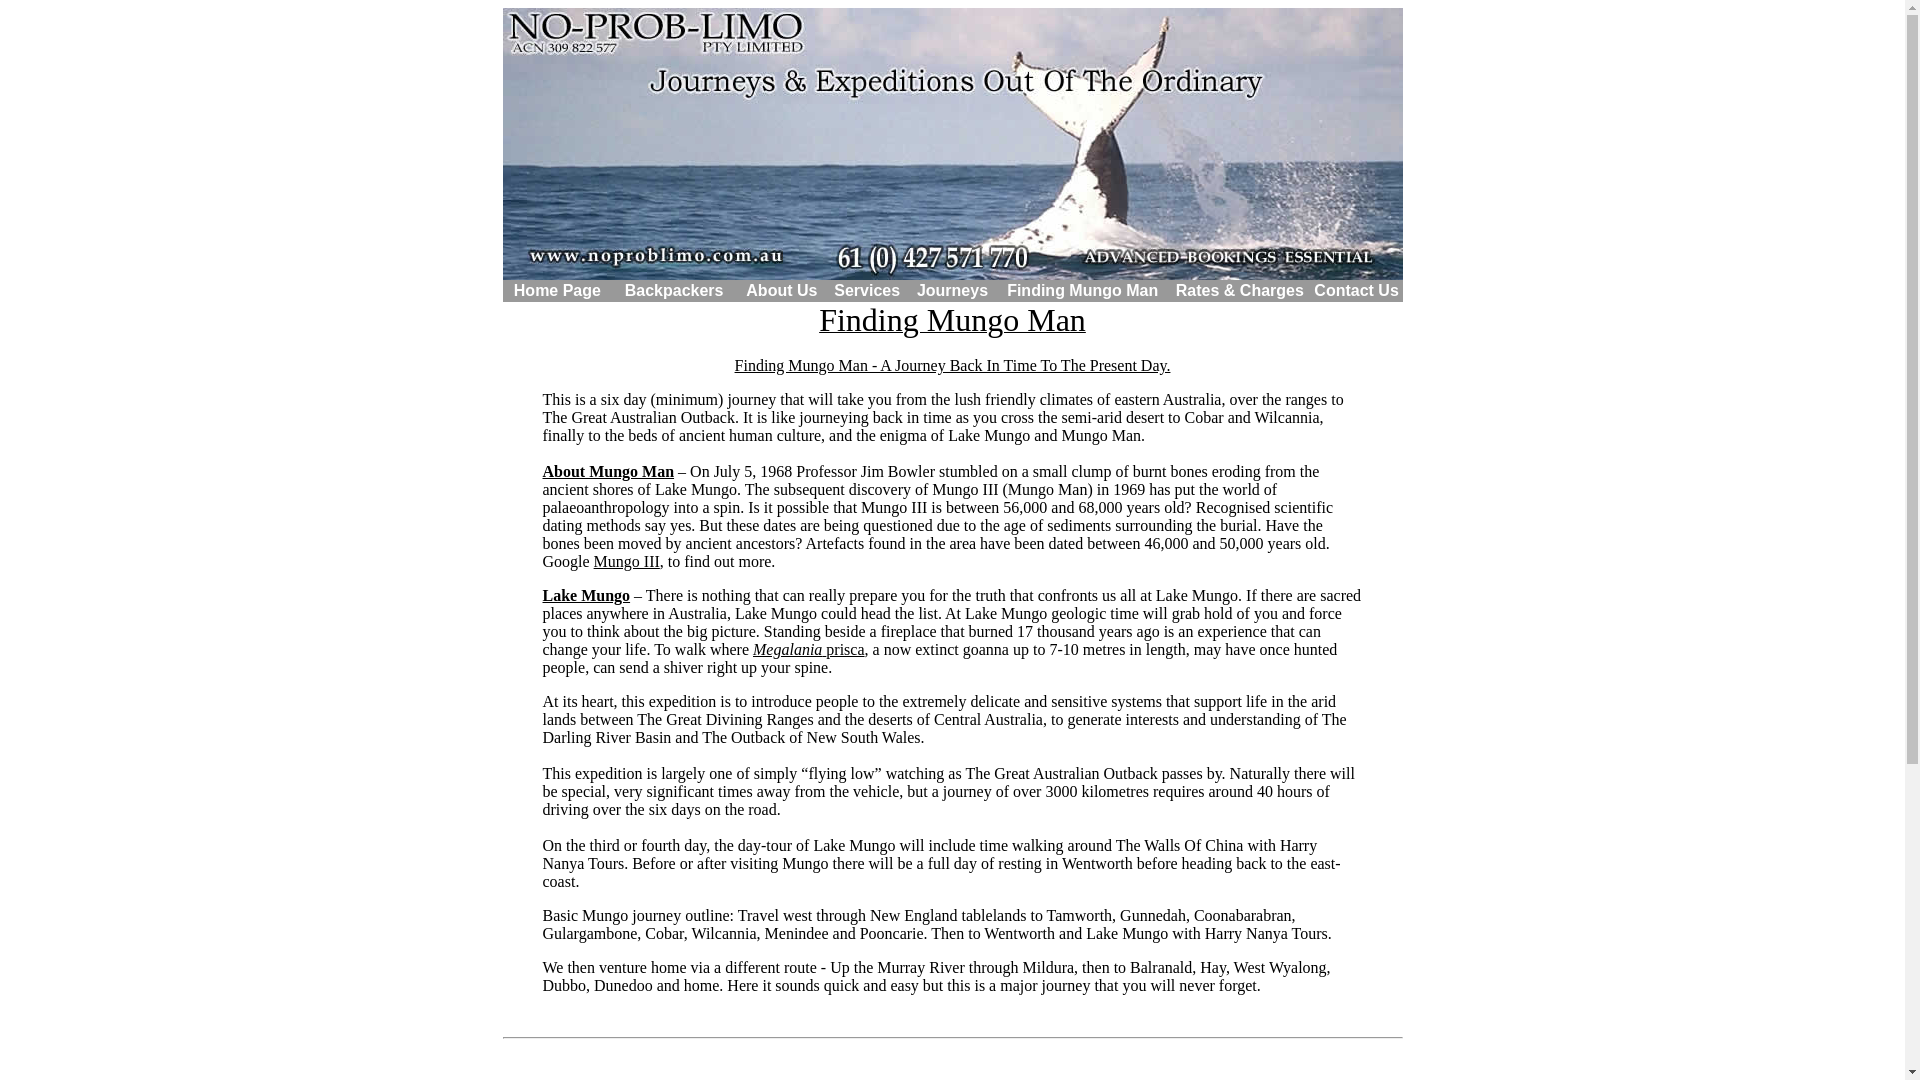  Describe the element at coordinates (780, 290) in the screenshot. I see `'About Us'` at that location.